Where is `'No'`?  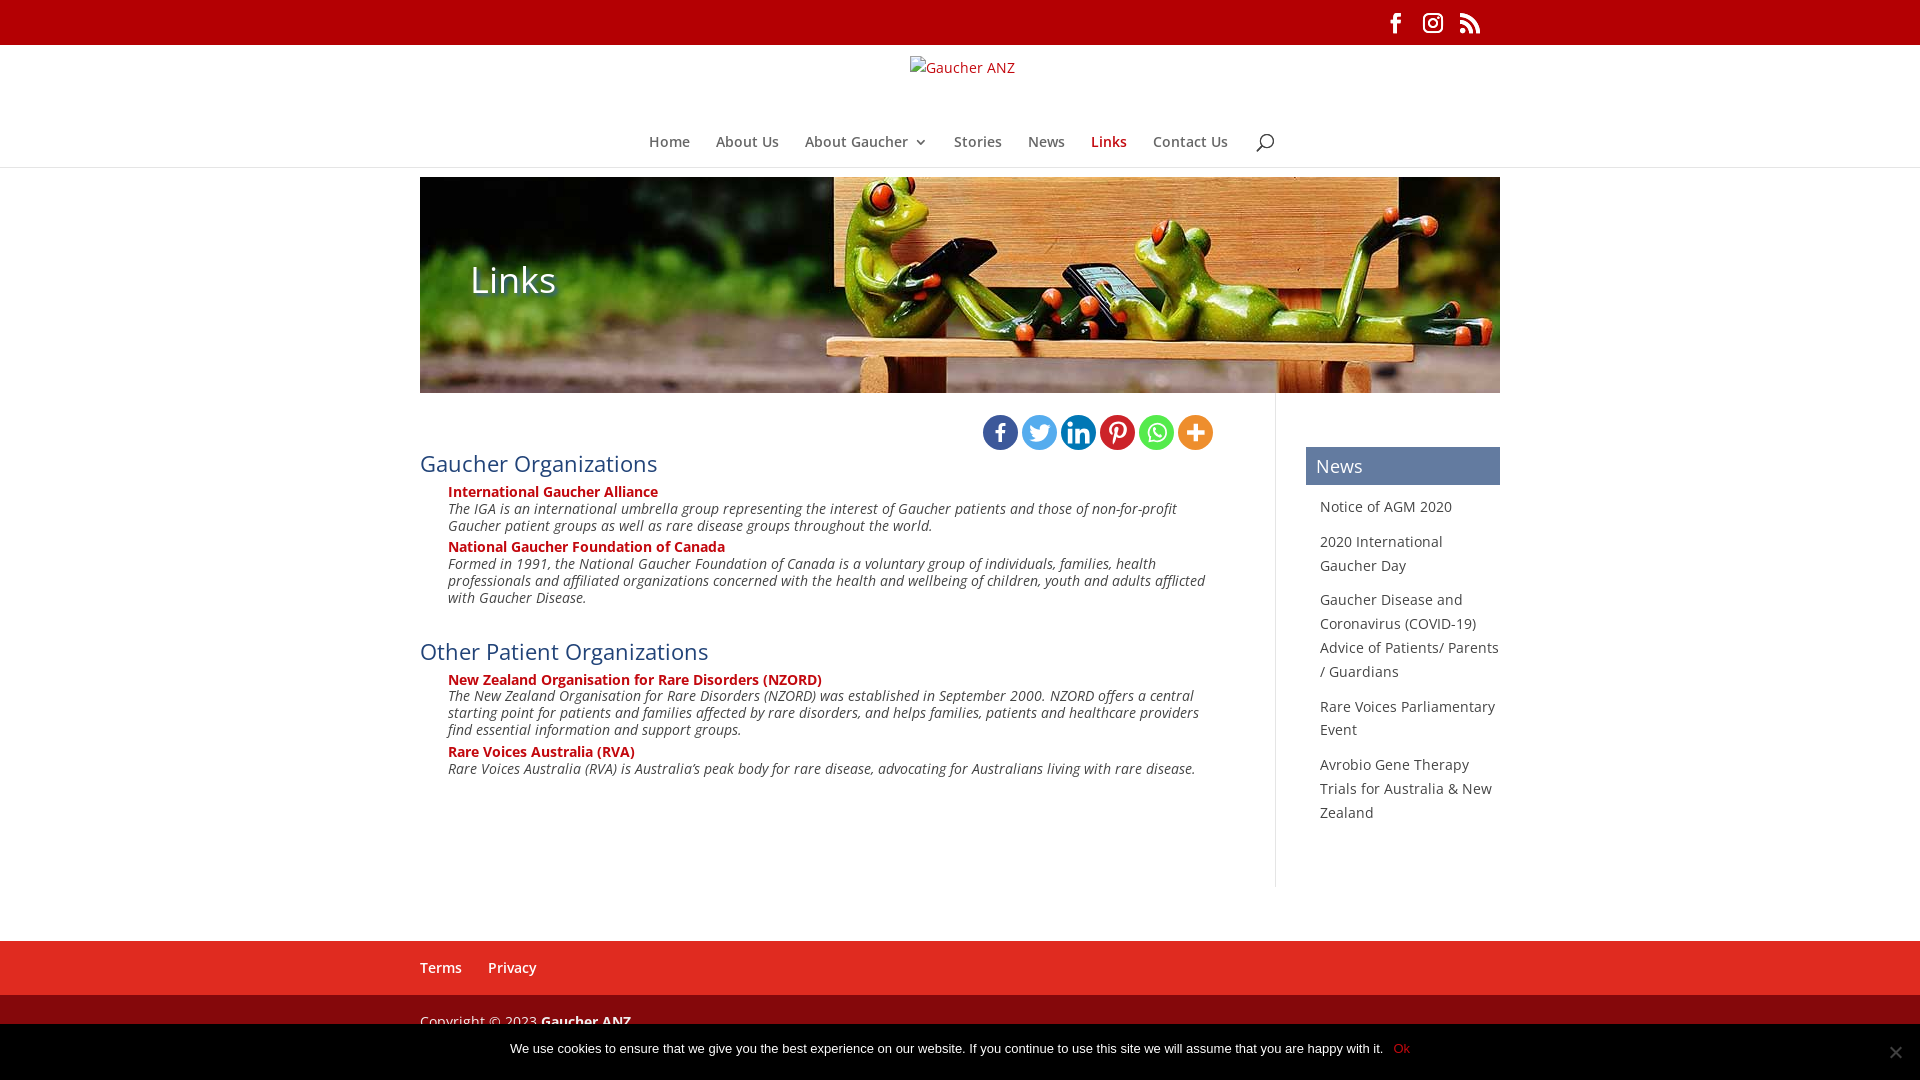
'No' is located at coordinates (1894, 1051).